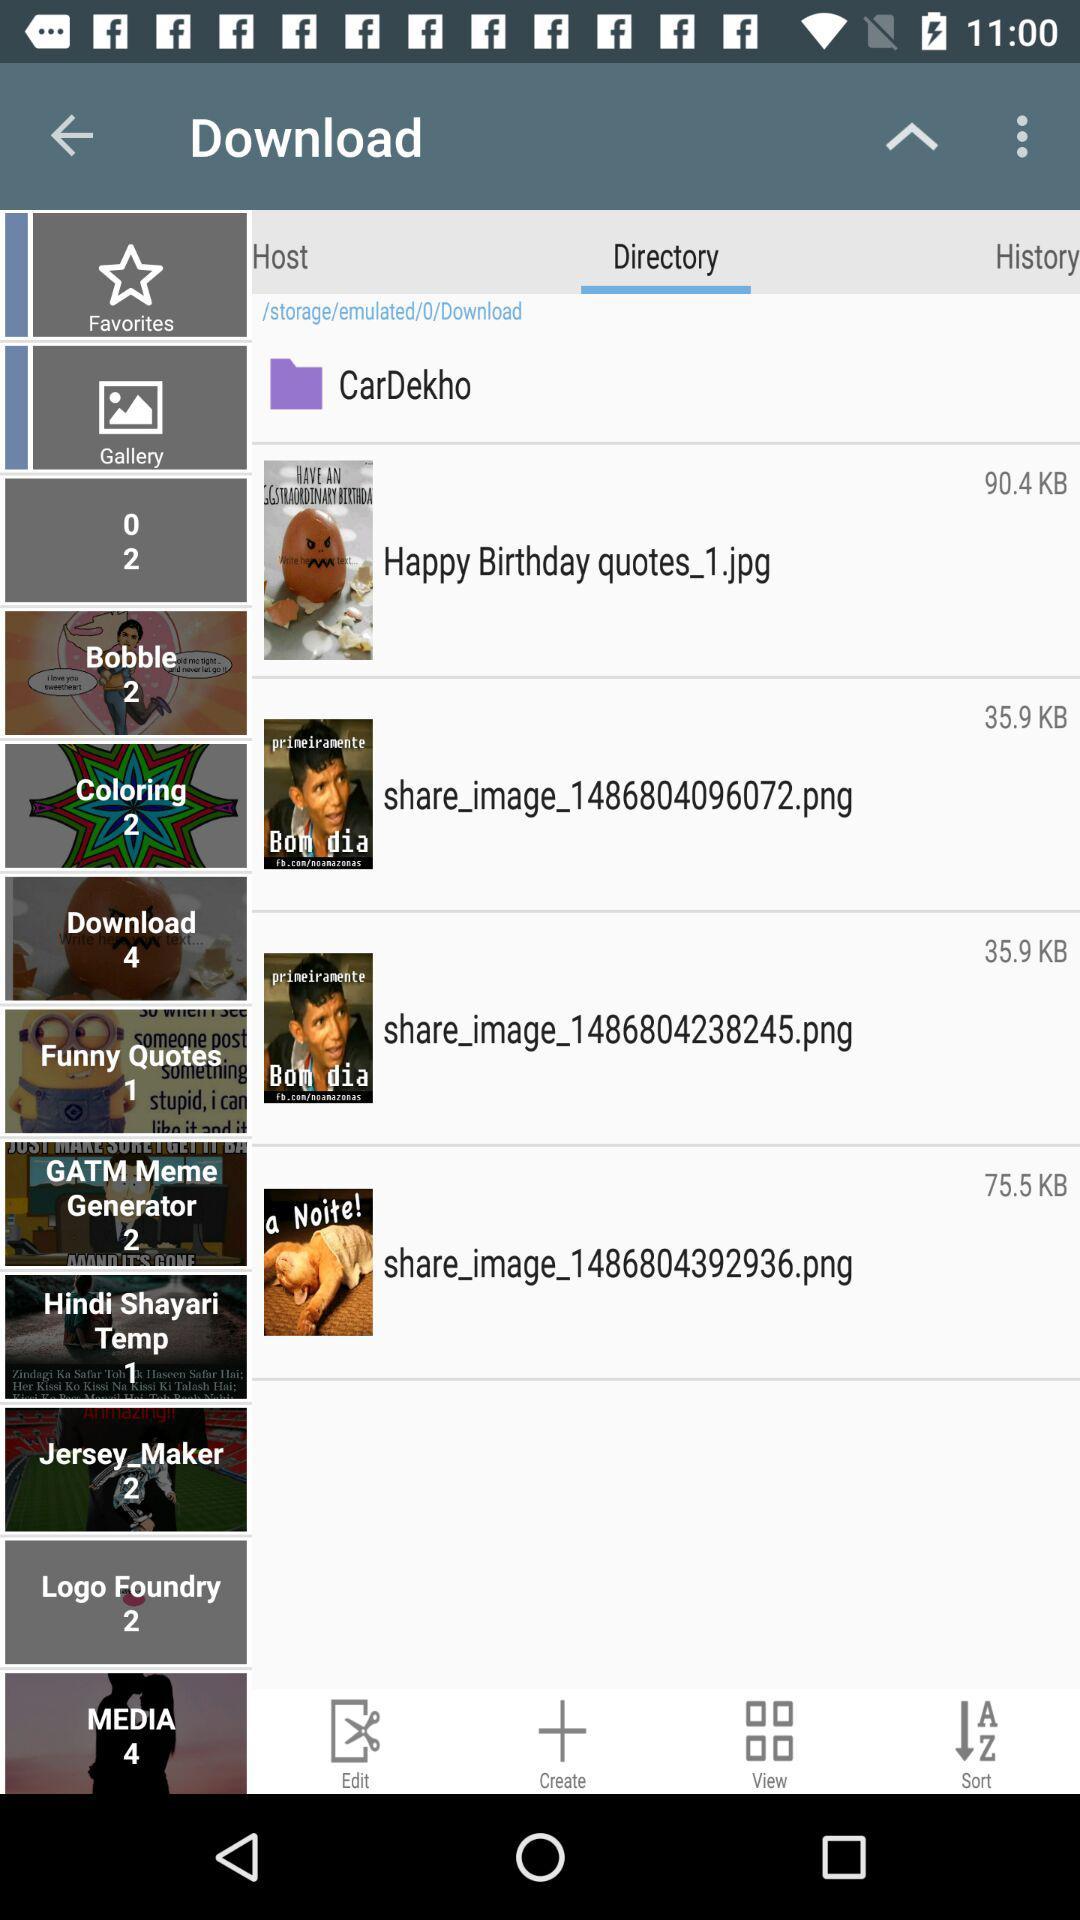 The height and width of the screenshot is (1920, 1080). Describe the element at coordinates (975, 1740) in the screenshot. I see `sort results` at that location.